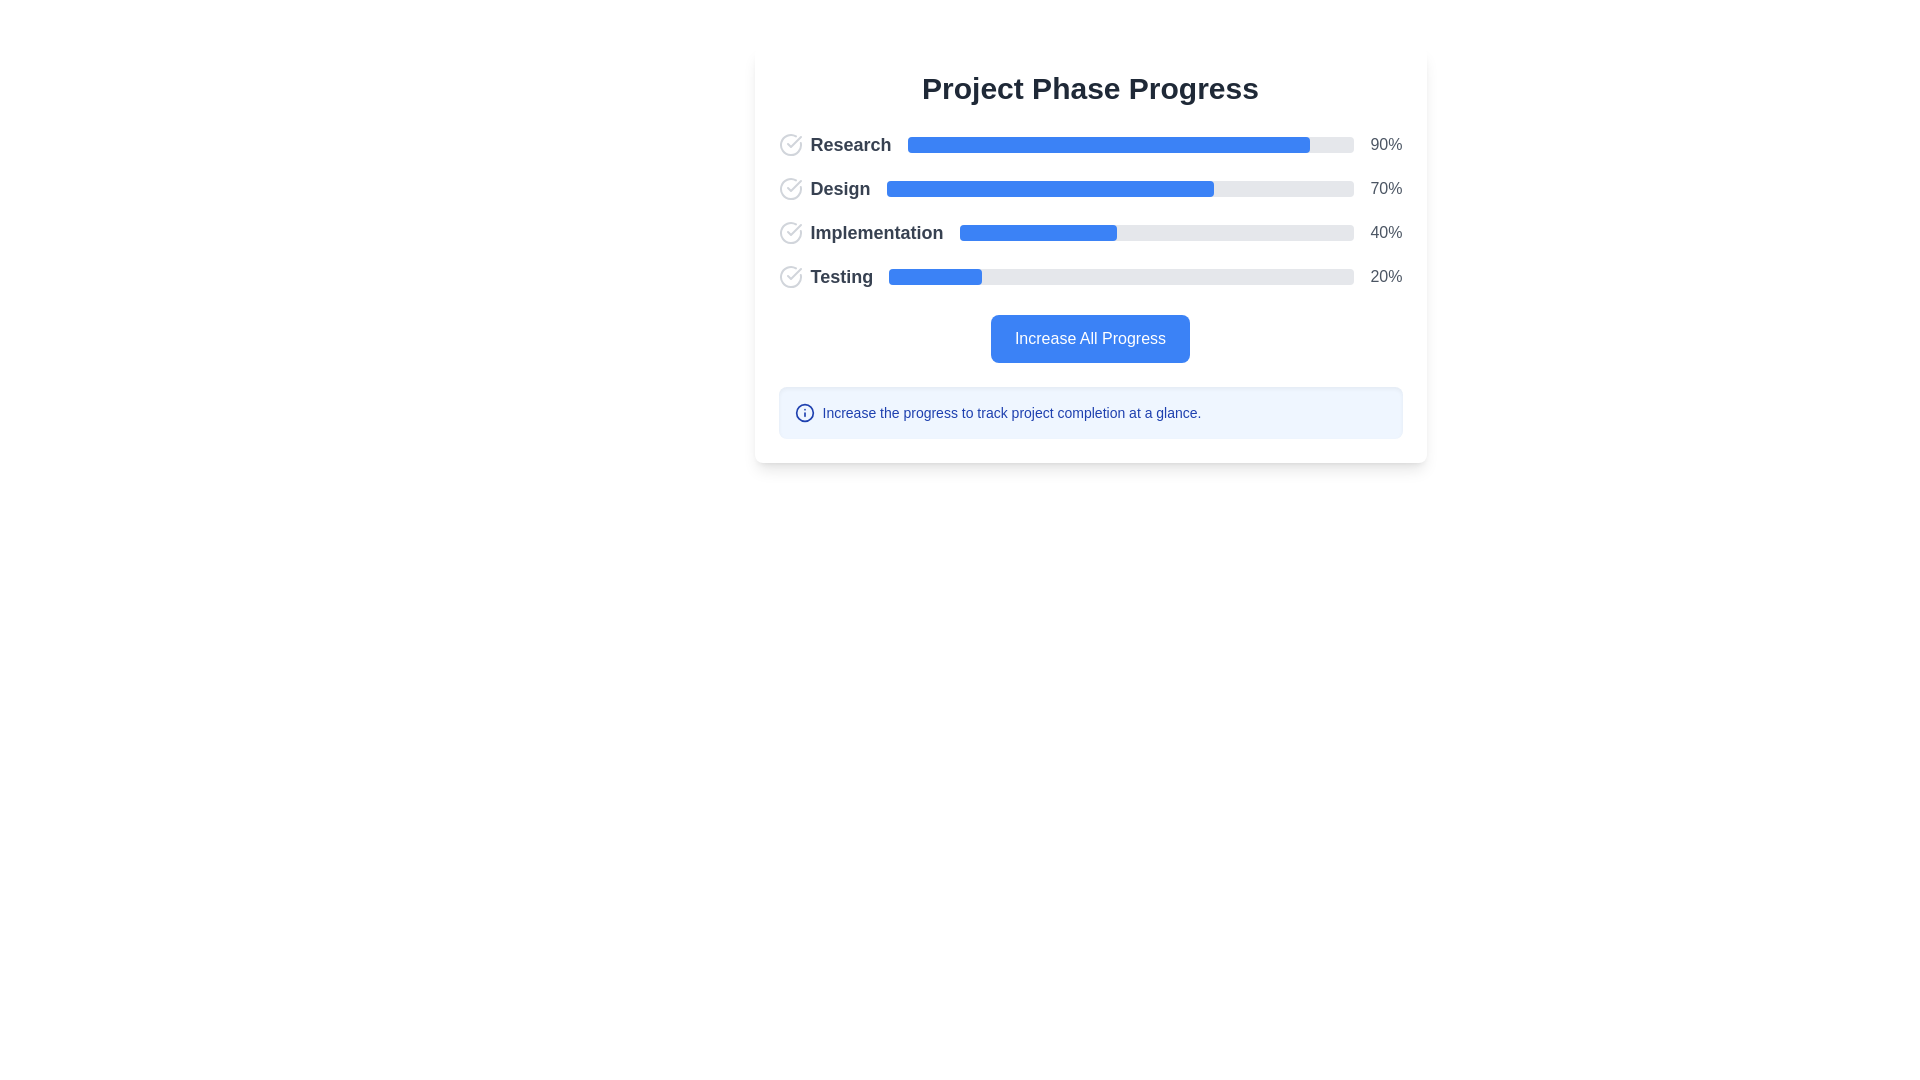 This screenshot has width=1920, height=1080. What do you see at coordinates (840, 189) in the screenshot?
I see `the text label representing the 'Design' phase` at bounding box center [840, 189].